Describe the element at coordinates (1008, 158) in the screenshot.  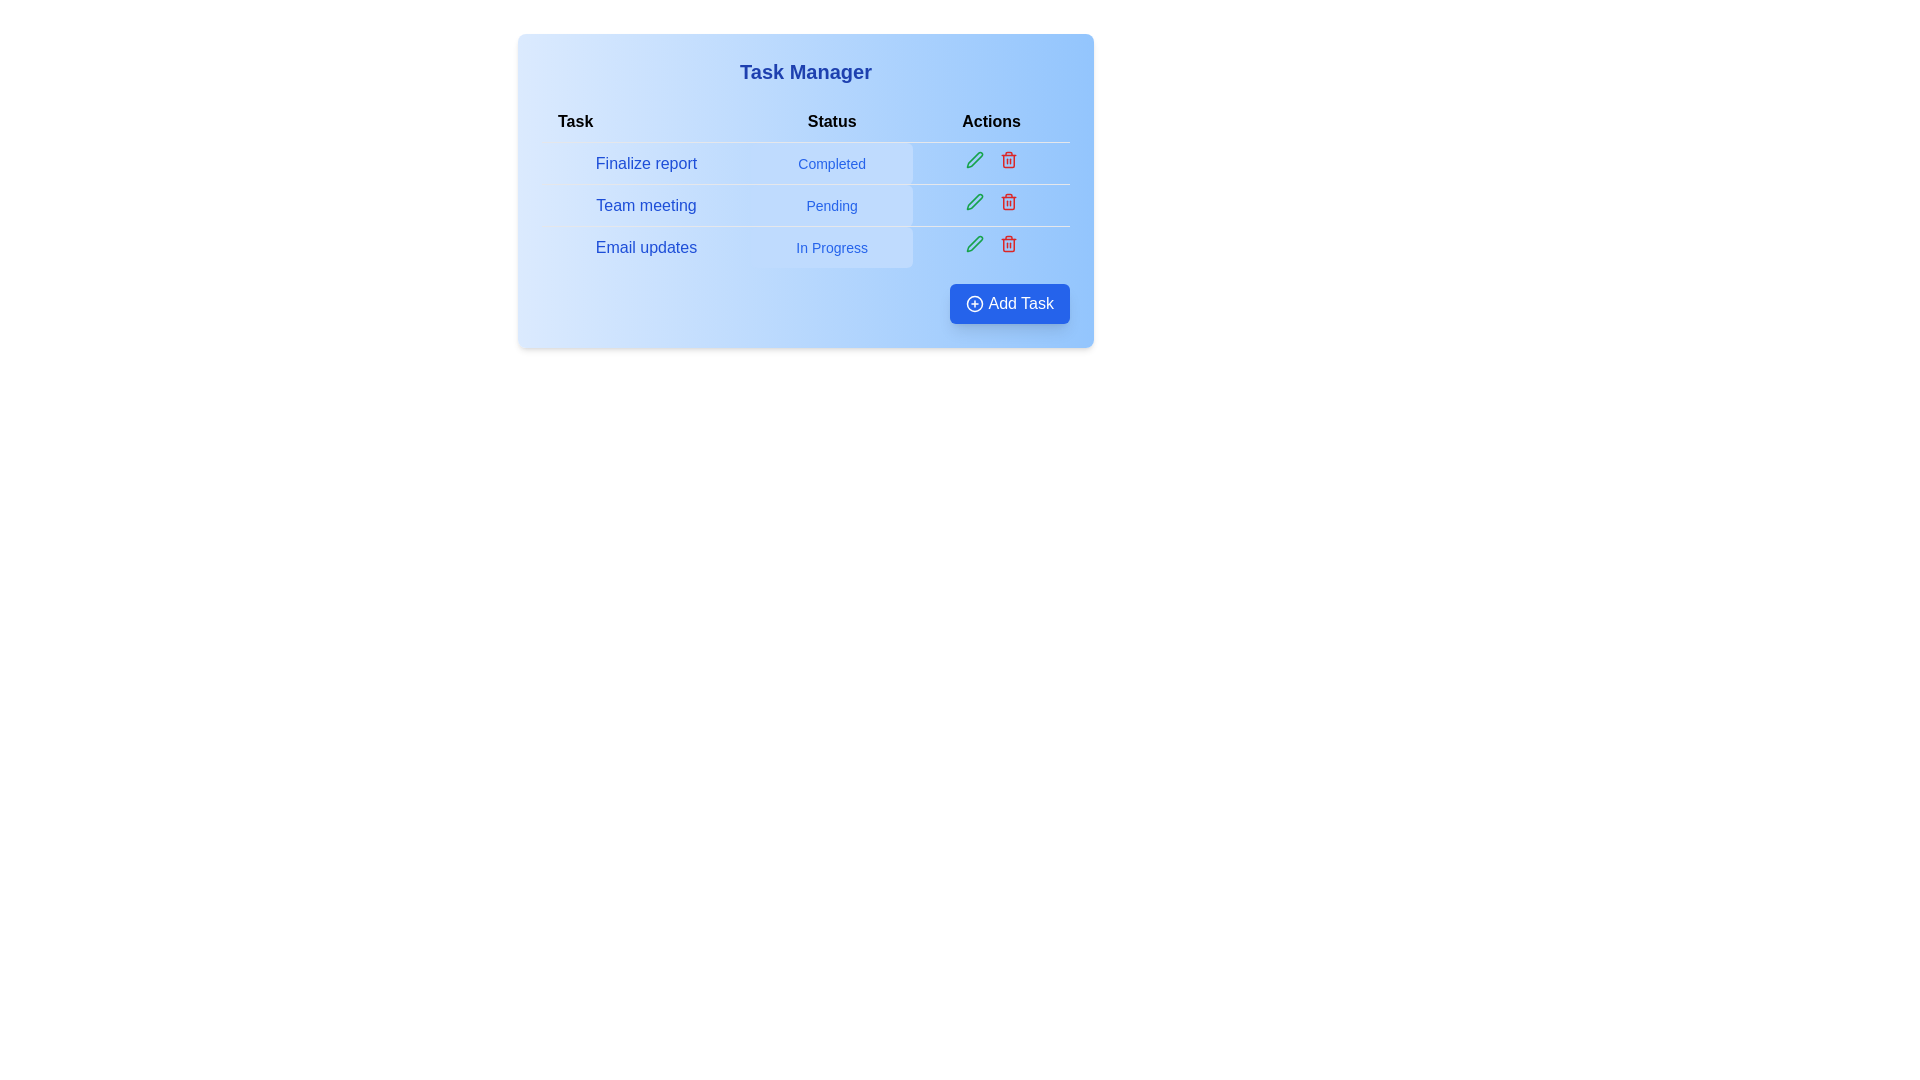
I see `the delete icon for the task 'Finalize report' to remove it` at that location.